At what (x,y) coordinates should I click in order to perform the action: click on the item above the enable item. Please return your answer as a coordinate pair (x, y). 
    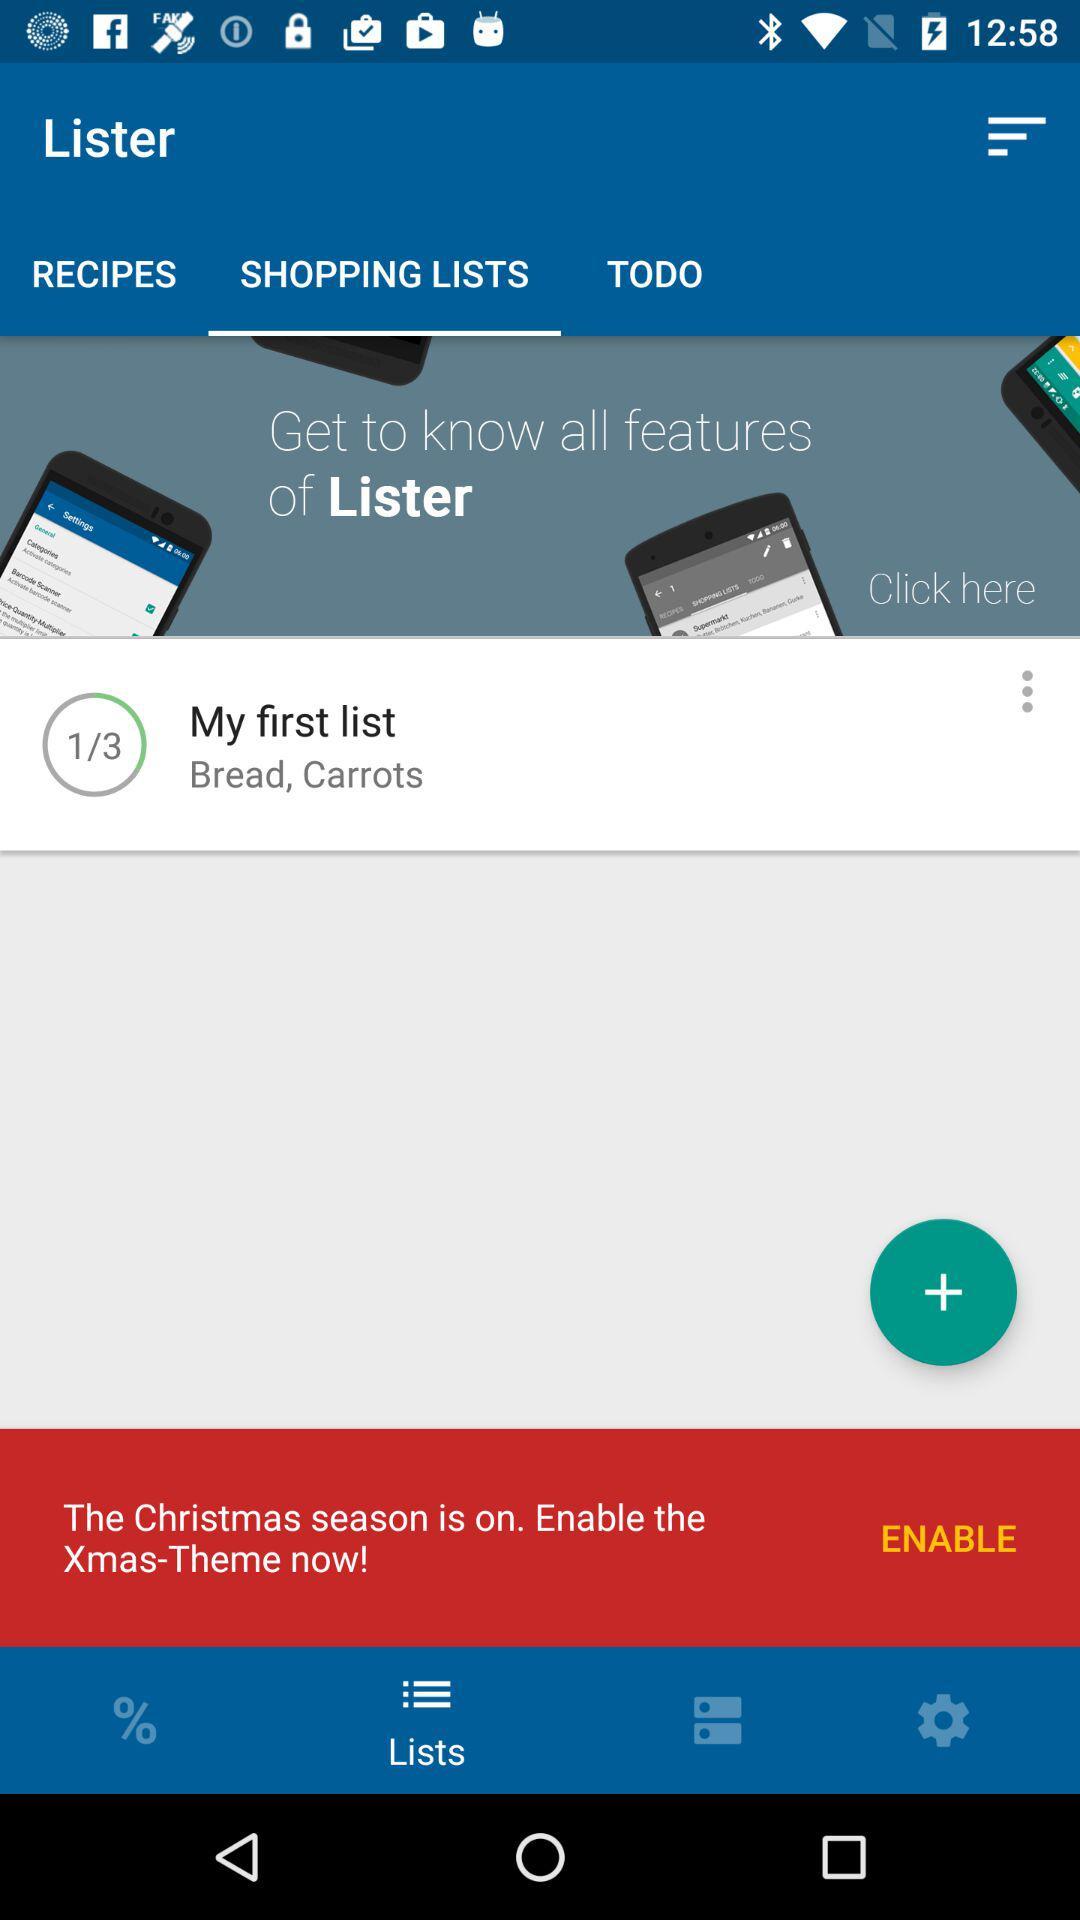
    Looking at the image, I should click on (943, 1292).